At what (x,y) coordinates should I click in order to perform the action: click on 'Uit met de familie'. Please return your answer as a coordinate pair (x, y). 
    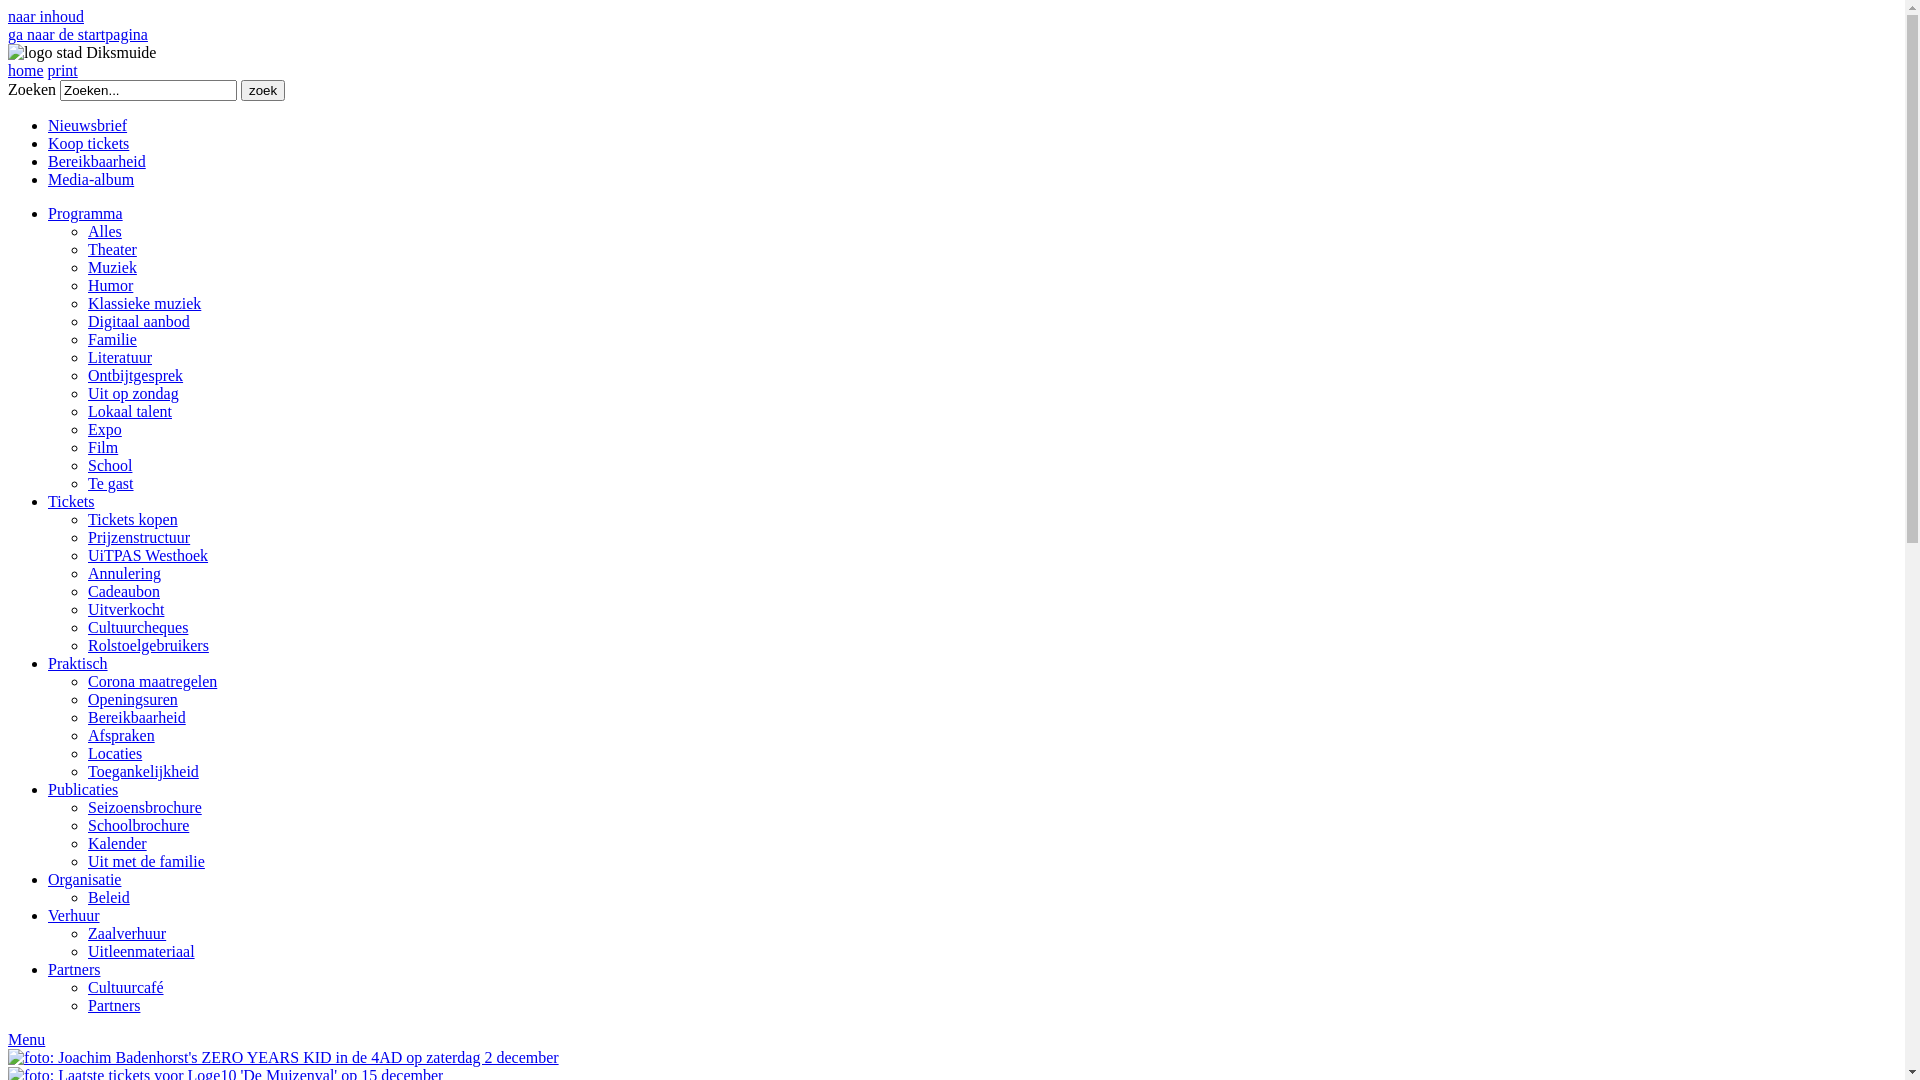
    Looking at the image, I should click on (145, 860).